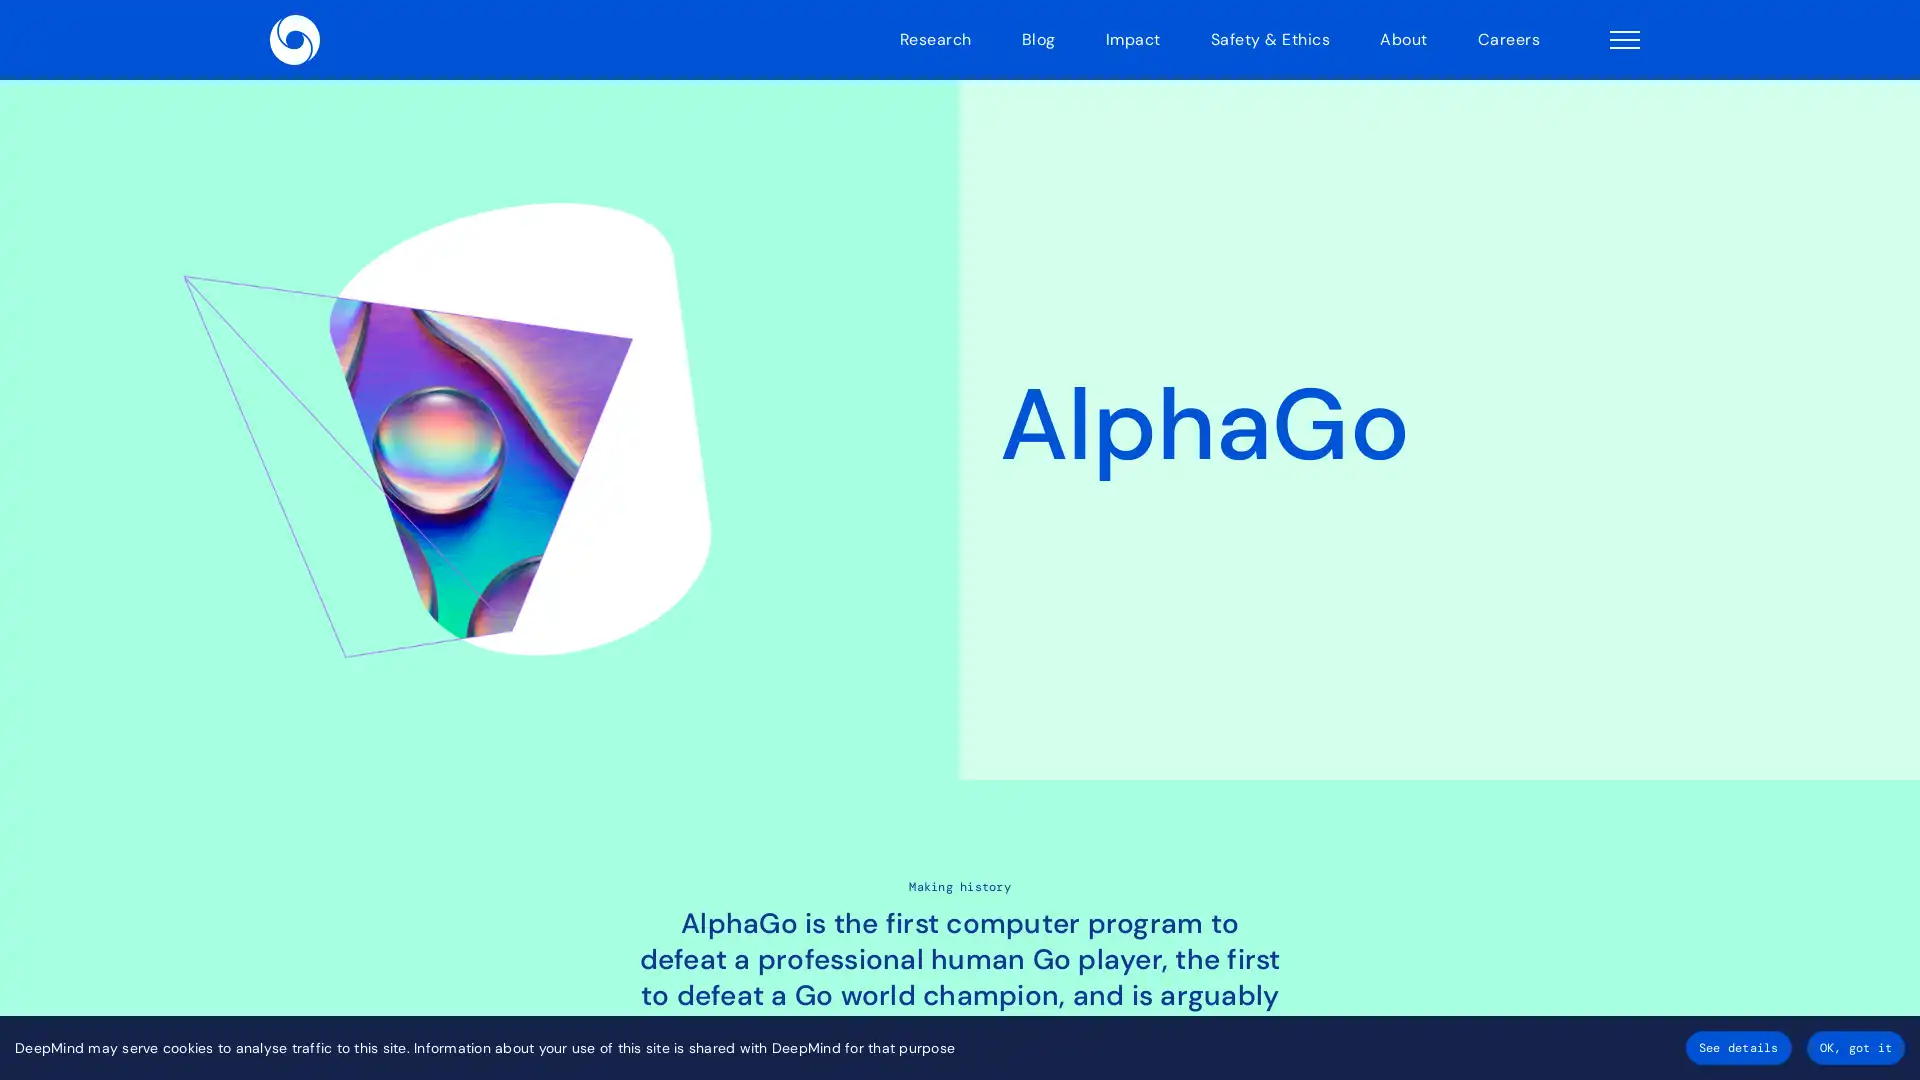  Describe the element at coordinates (1854, 1047) in the screenshot. I see `OK, got it` at that location.